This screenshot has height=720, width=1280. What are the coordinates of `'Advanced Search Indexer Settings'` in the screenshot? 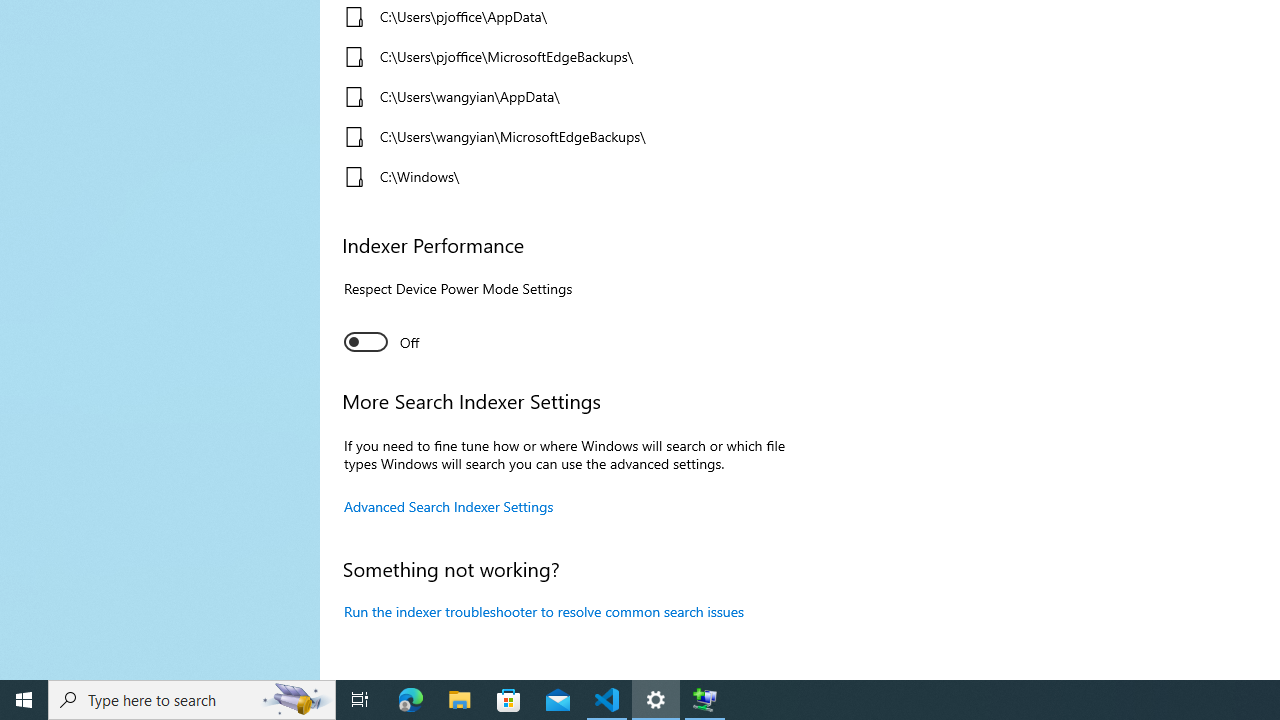 It's located at (448, 505).